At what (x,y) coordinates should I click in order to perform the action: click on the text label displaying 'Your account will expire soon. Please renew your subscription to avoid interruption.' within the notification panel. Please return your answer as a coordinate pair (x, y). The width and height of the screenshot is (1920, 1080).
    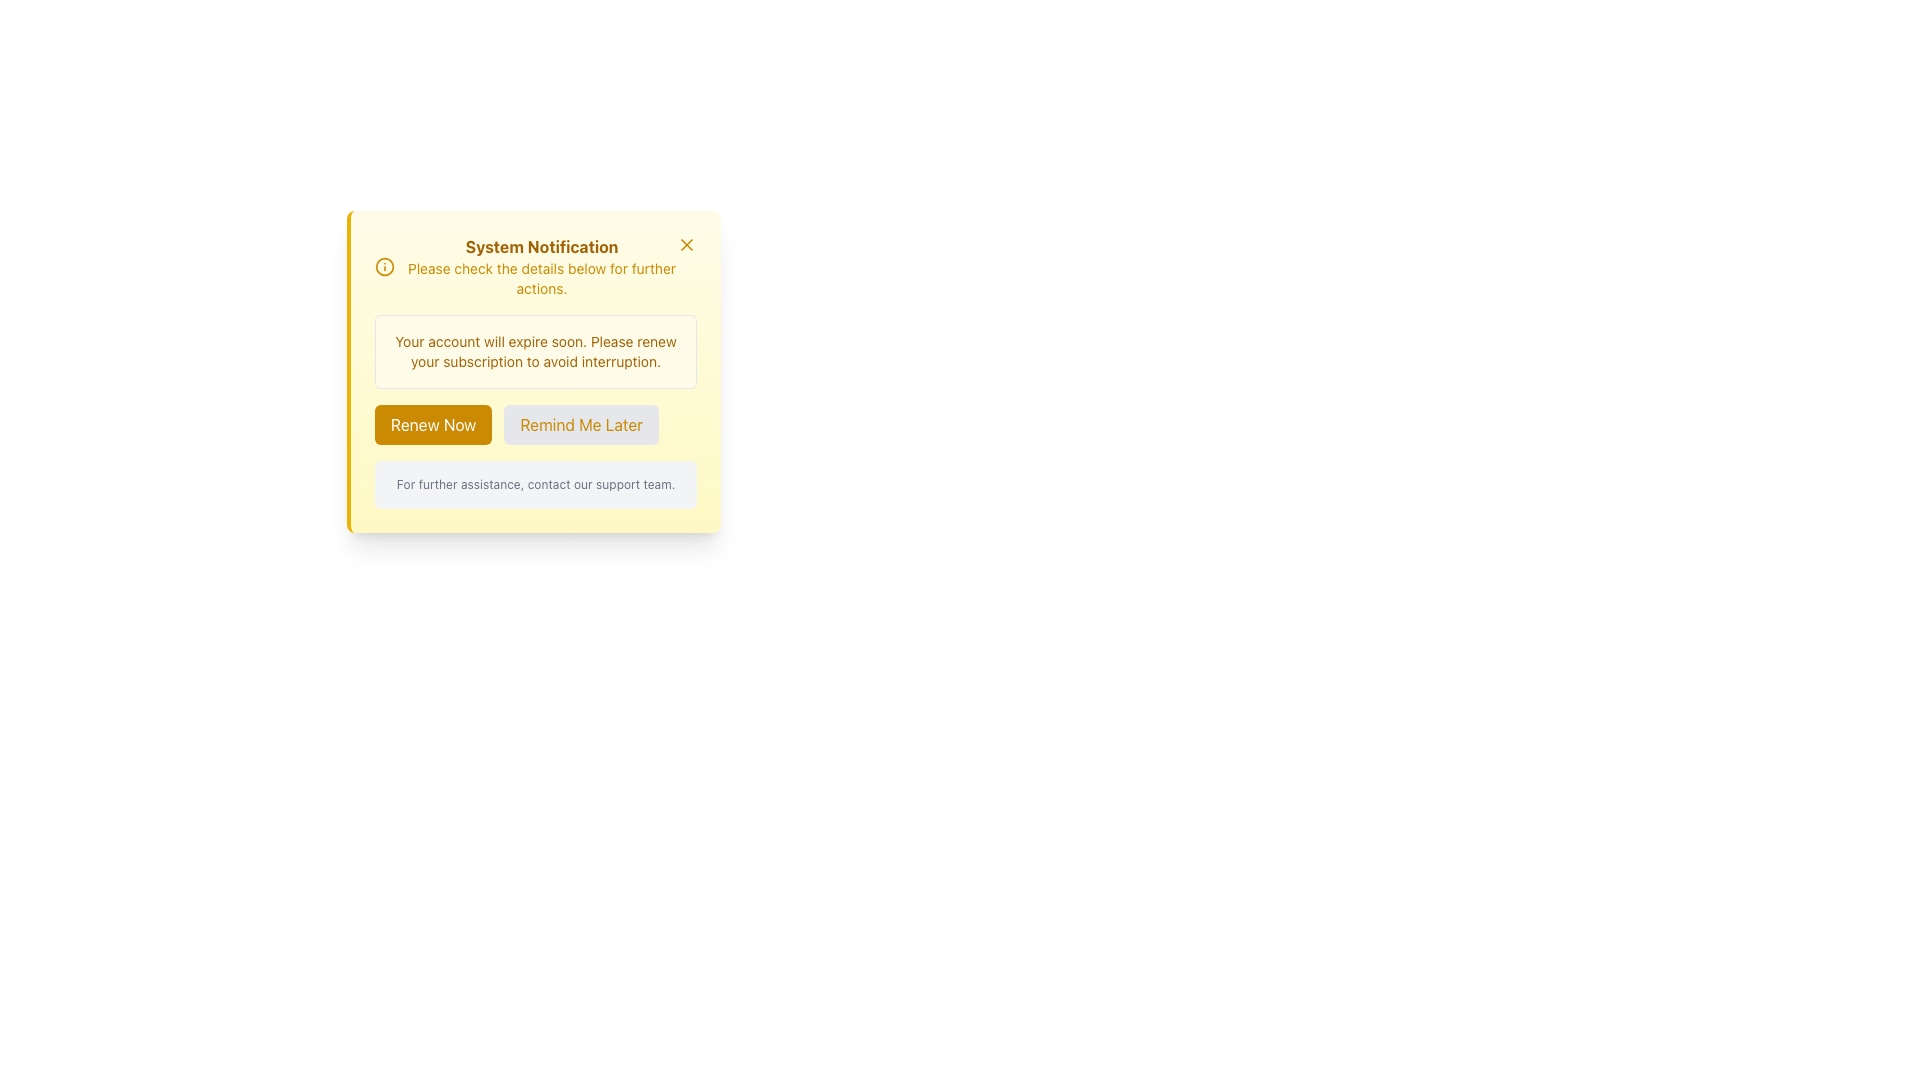
    Looking at the image, I should click on (536, 350).